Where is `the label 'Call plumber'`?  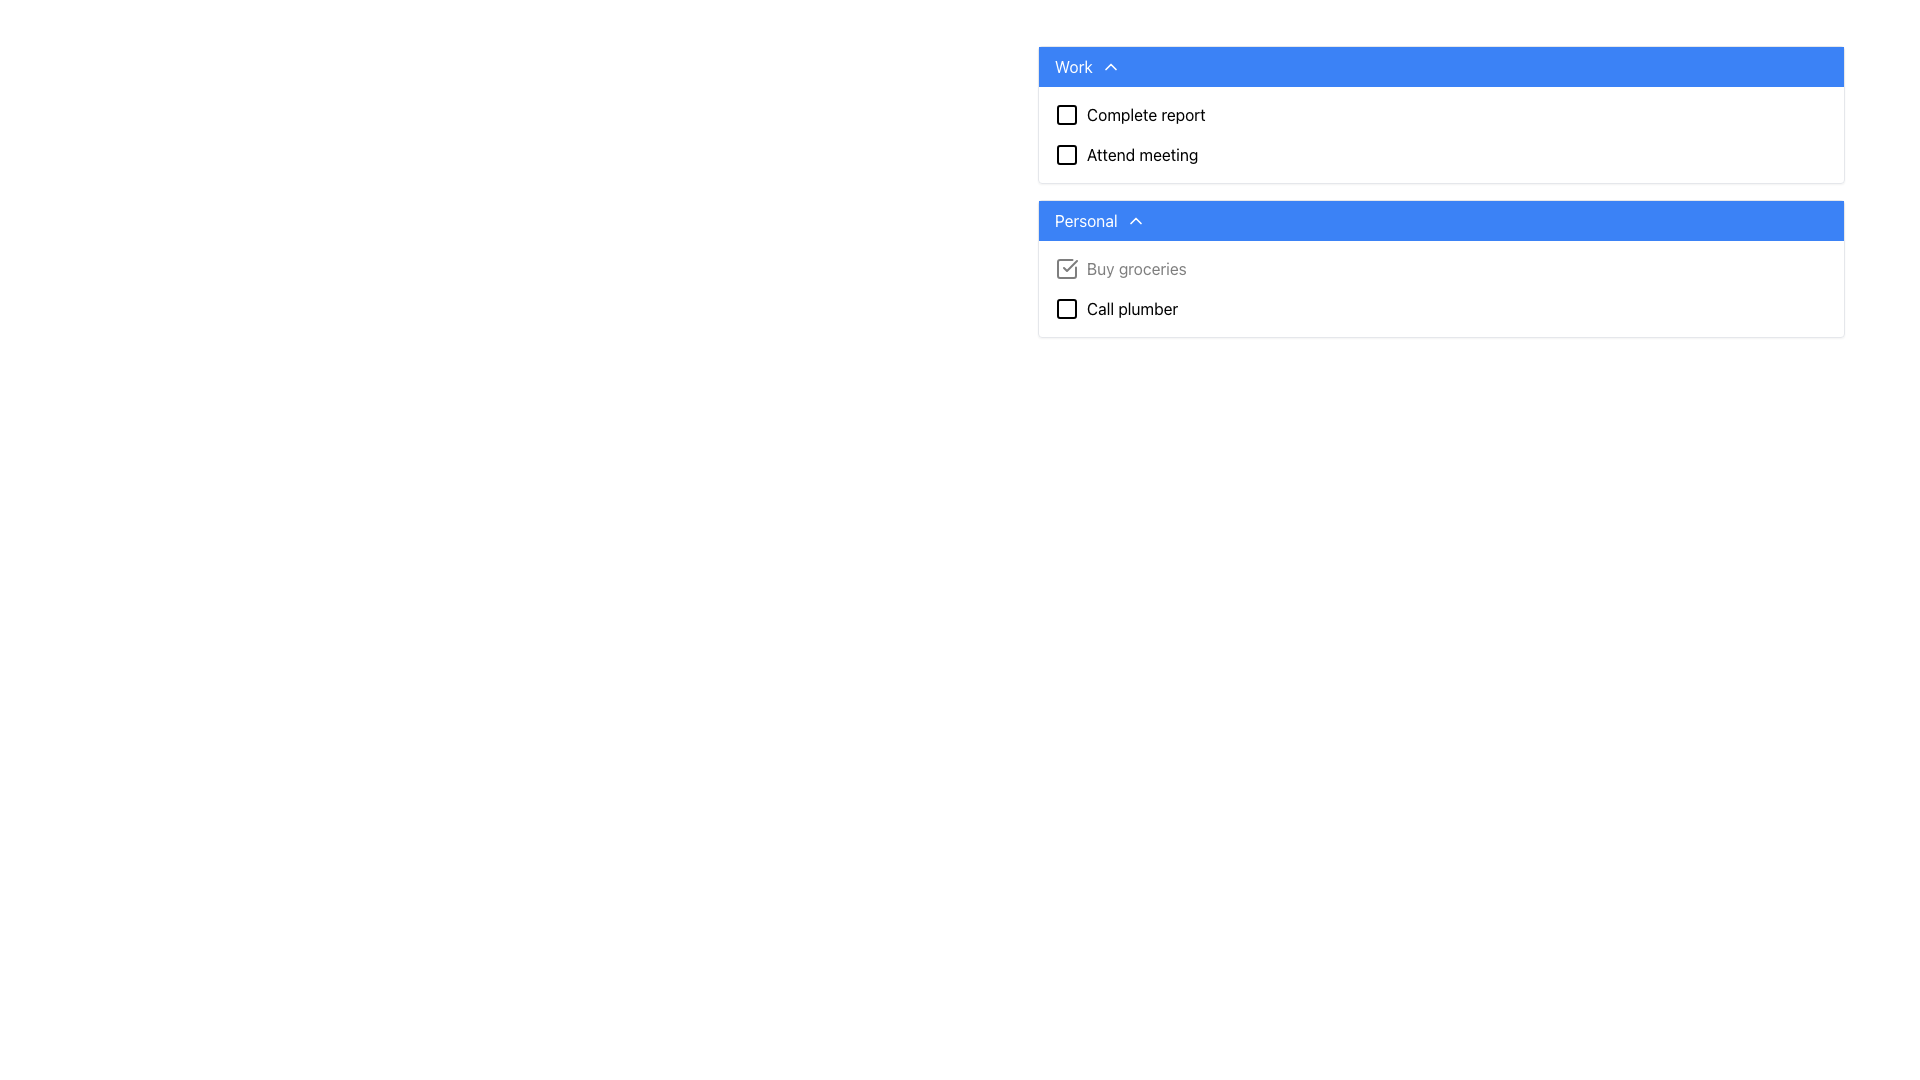 the label 'Call plumber' is located at coordinates (1132, 308).